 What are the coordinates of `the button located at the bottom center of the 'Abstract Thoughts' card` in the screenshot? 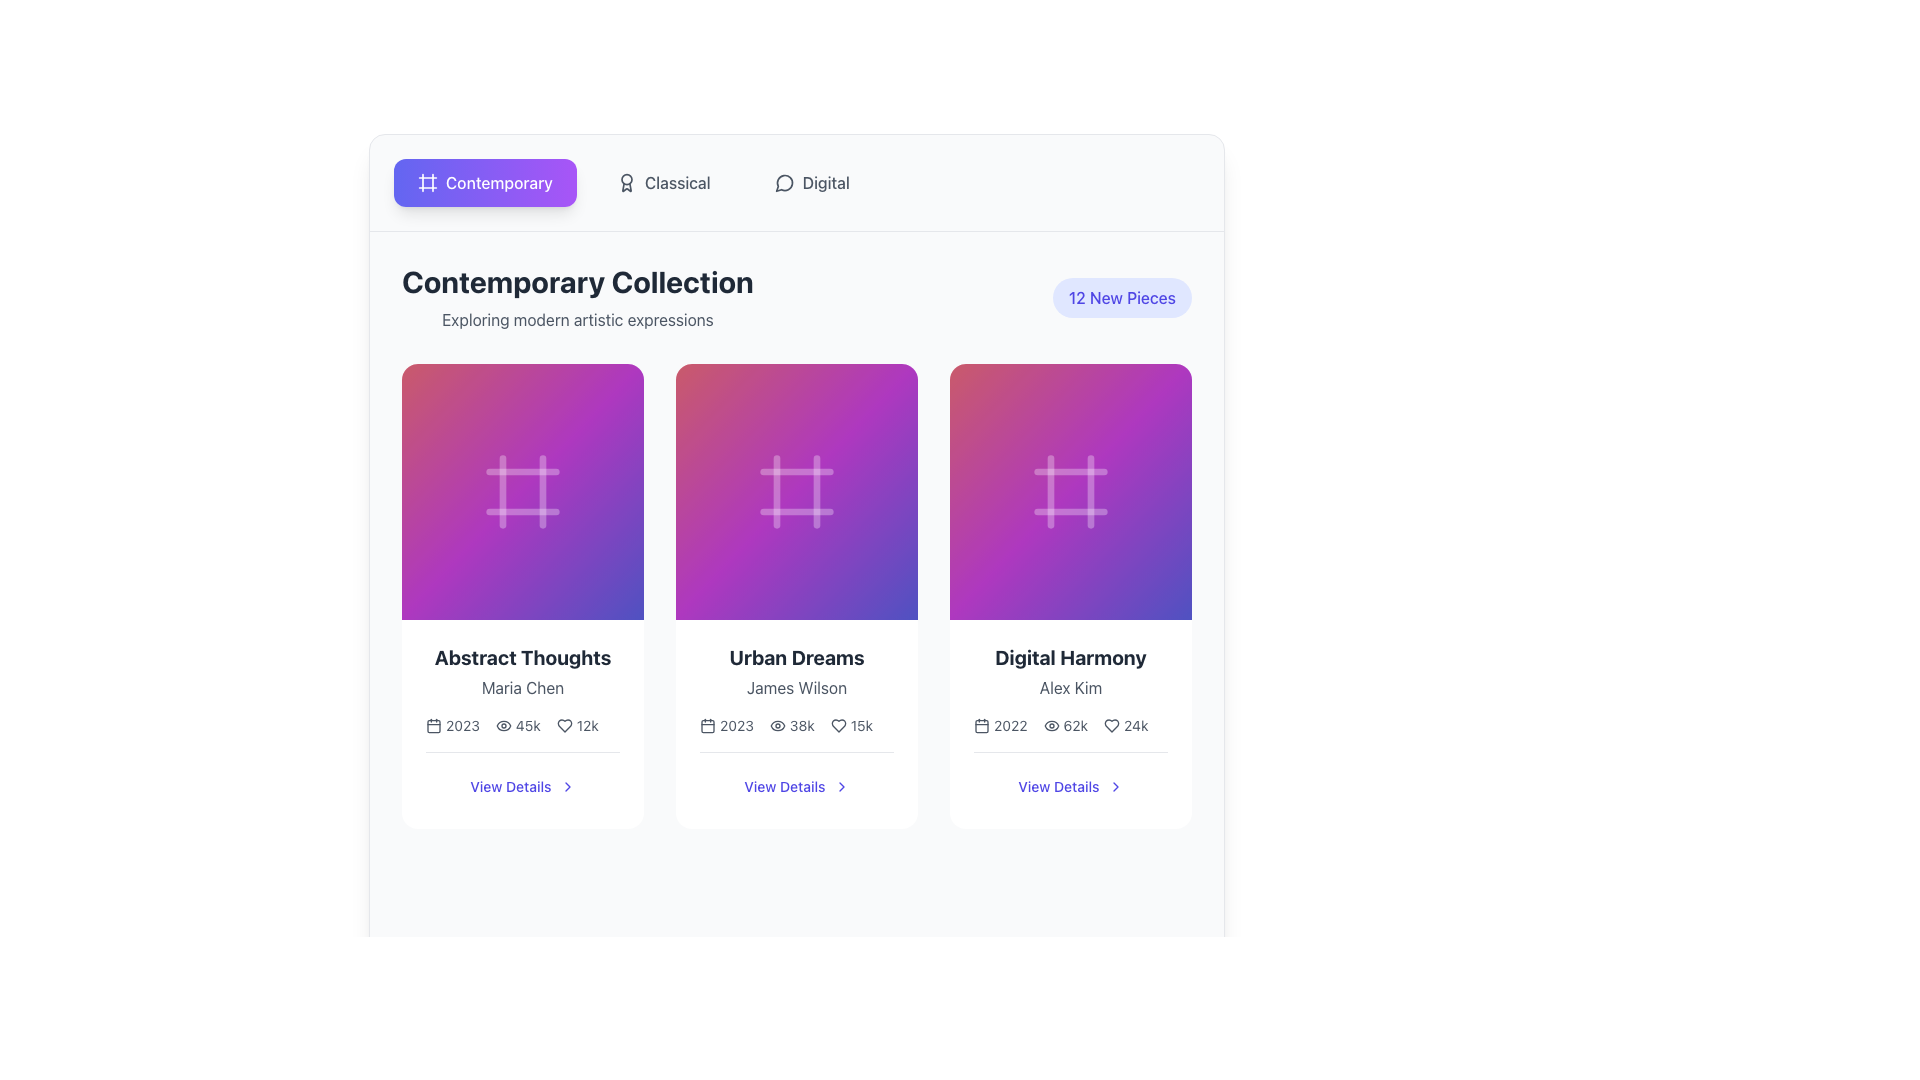 It's located at (523, 785).